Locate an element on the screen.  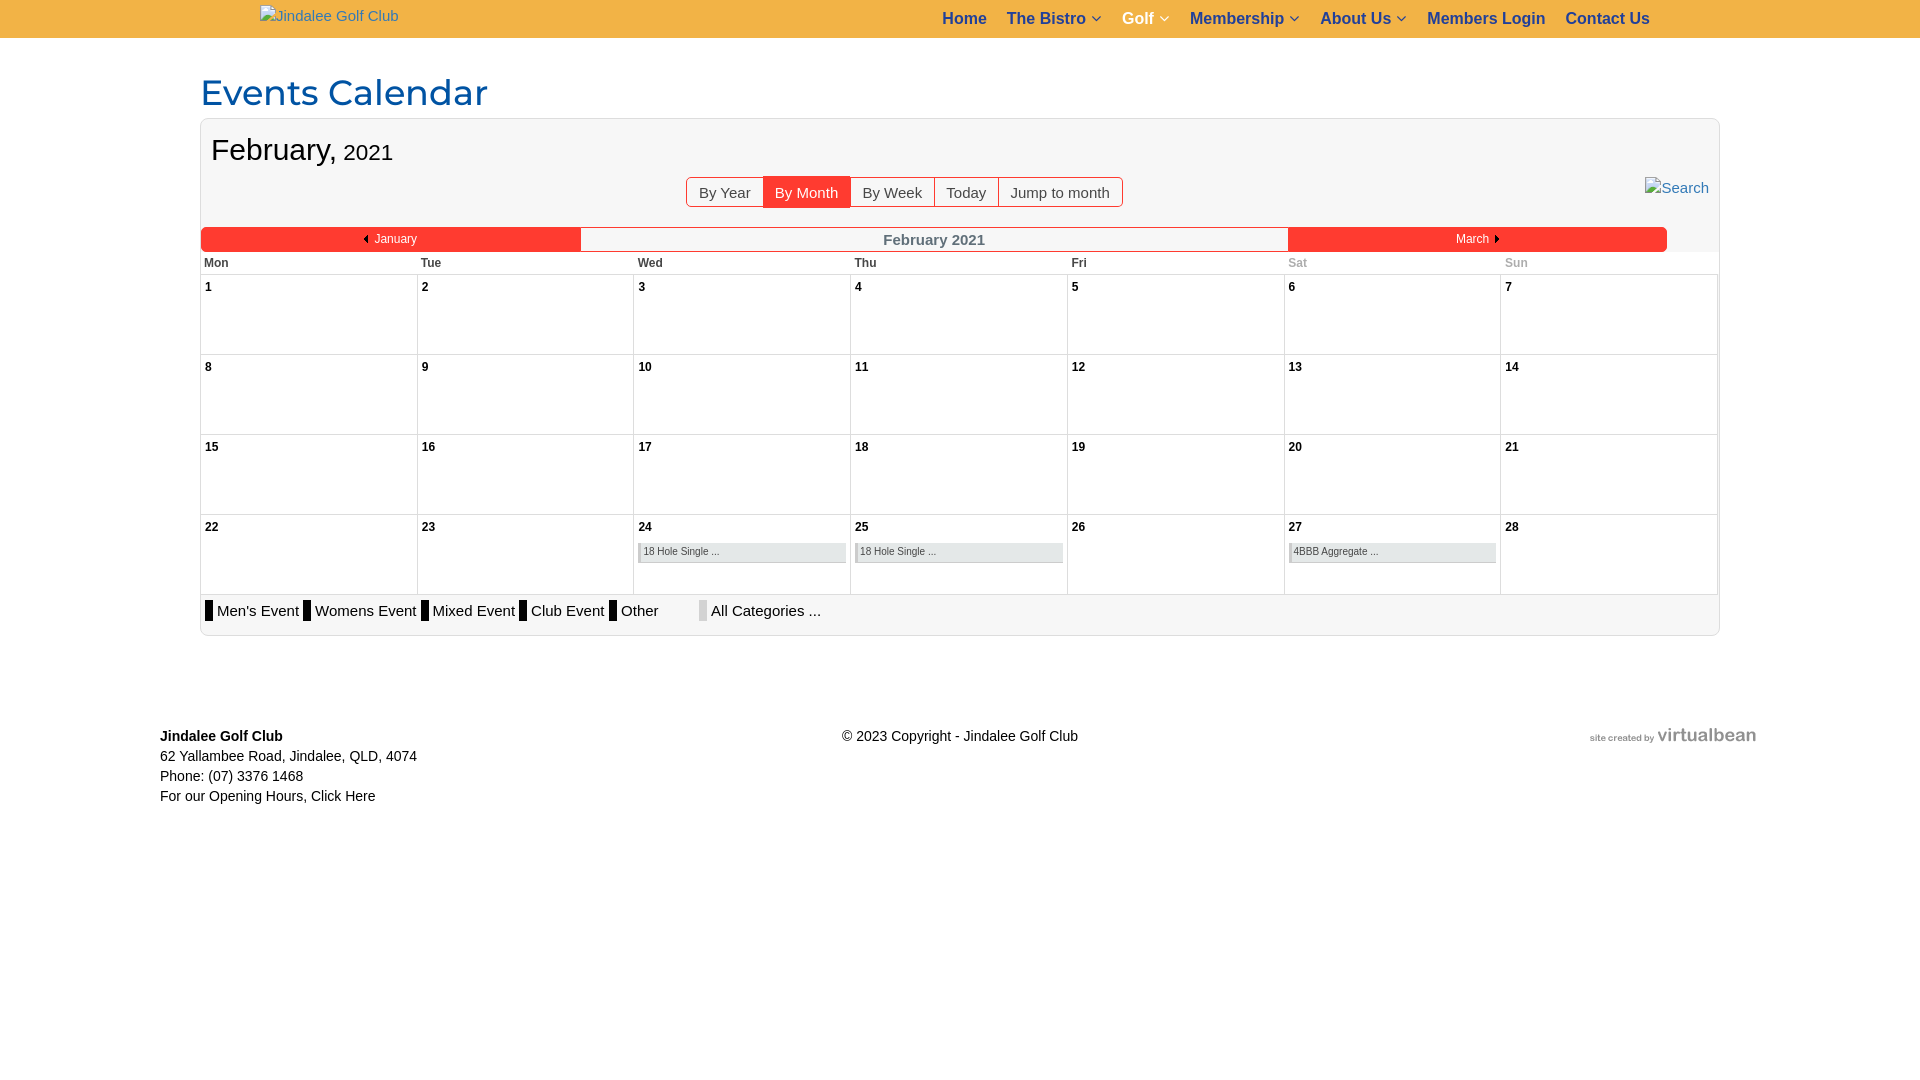
'27' is located at coordinates (1295, 526).